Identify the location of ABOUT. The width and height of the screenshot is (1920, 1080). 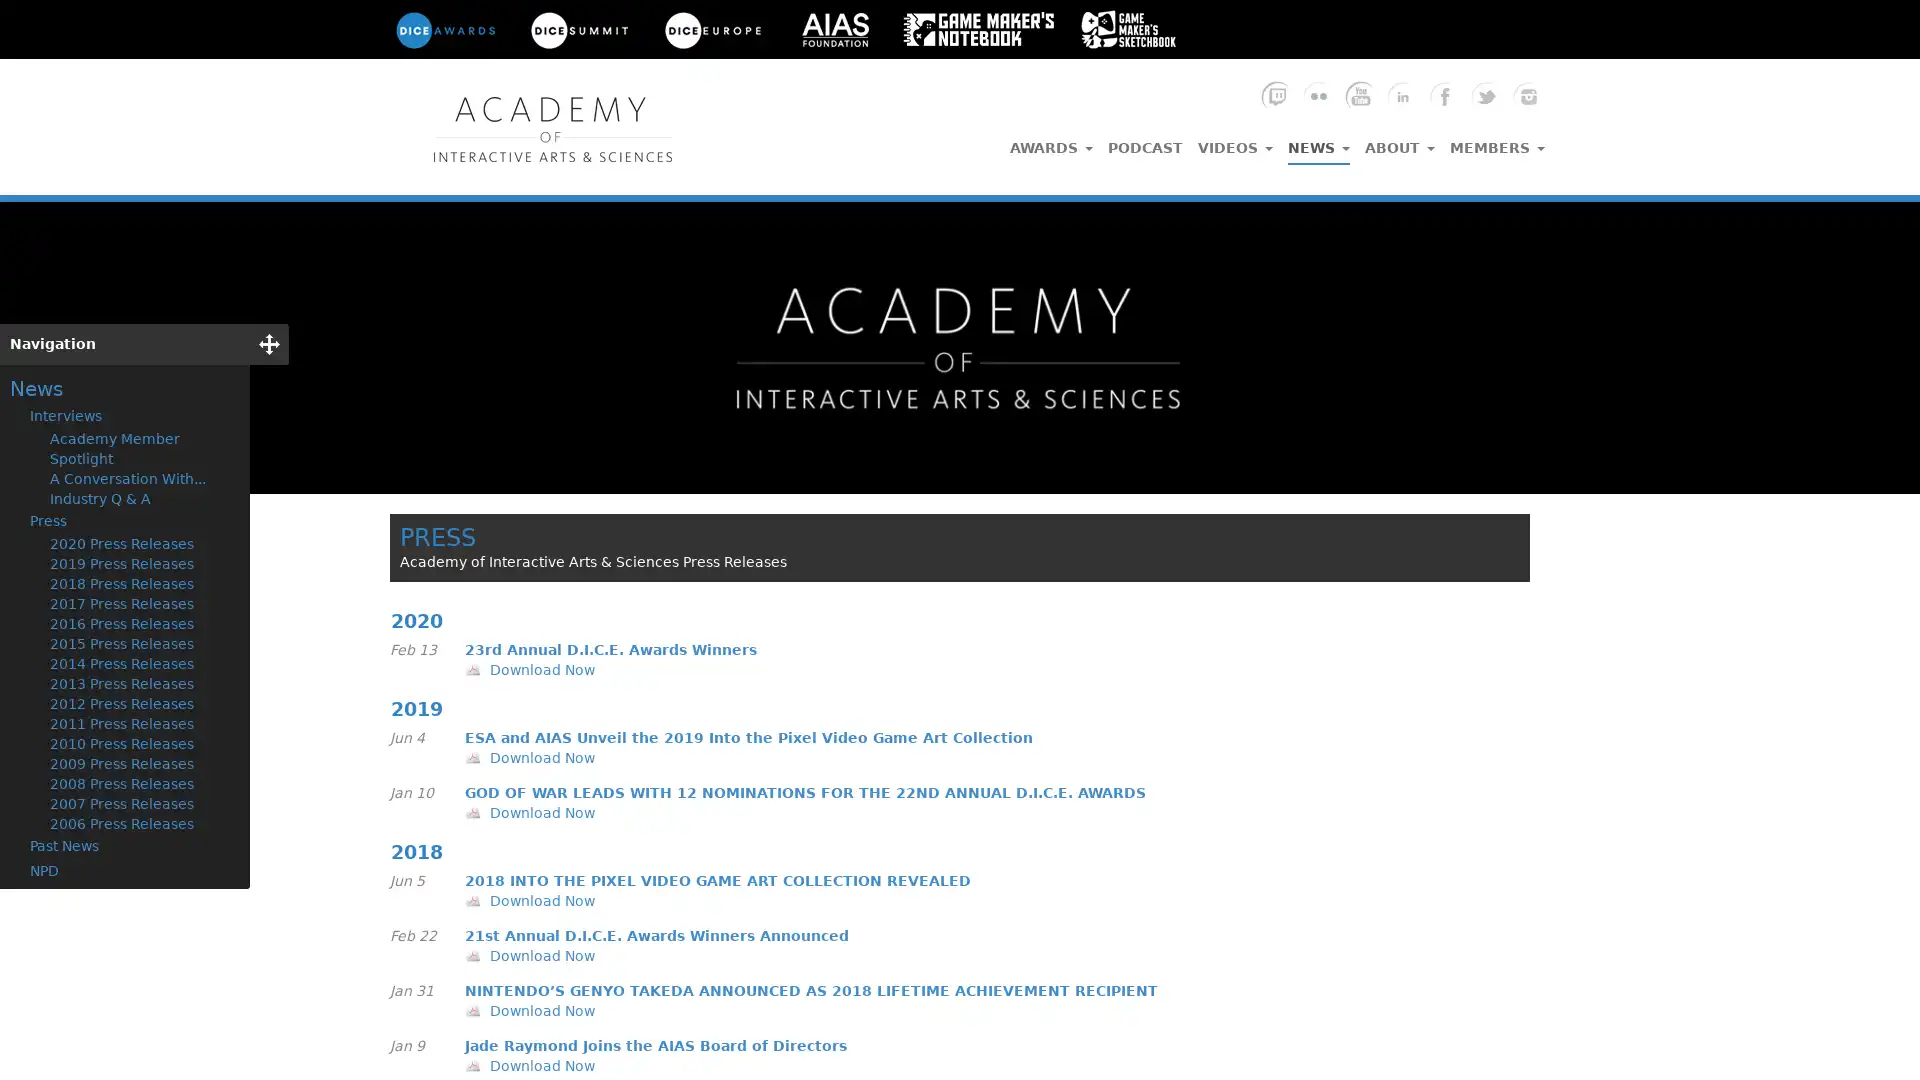
(1399, 141).